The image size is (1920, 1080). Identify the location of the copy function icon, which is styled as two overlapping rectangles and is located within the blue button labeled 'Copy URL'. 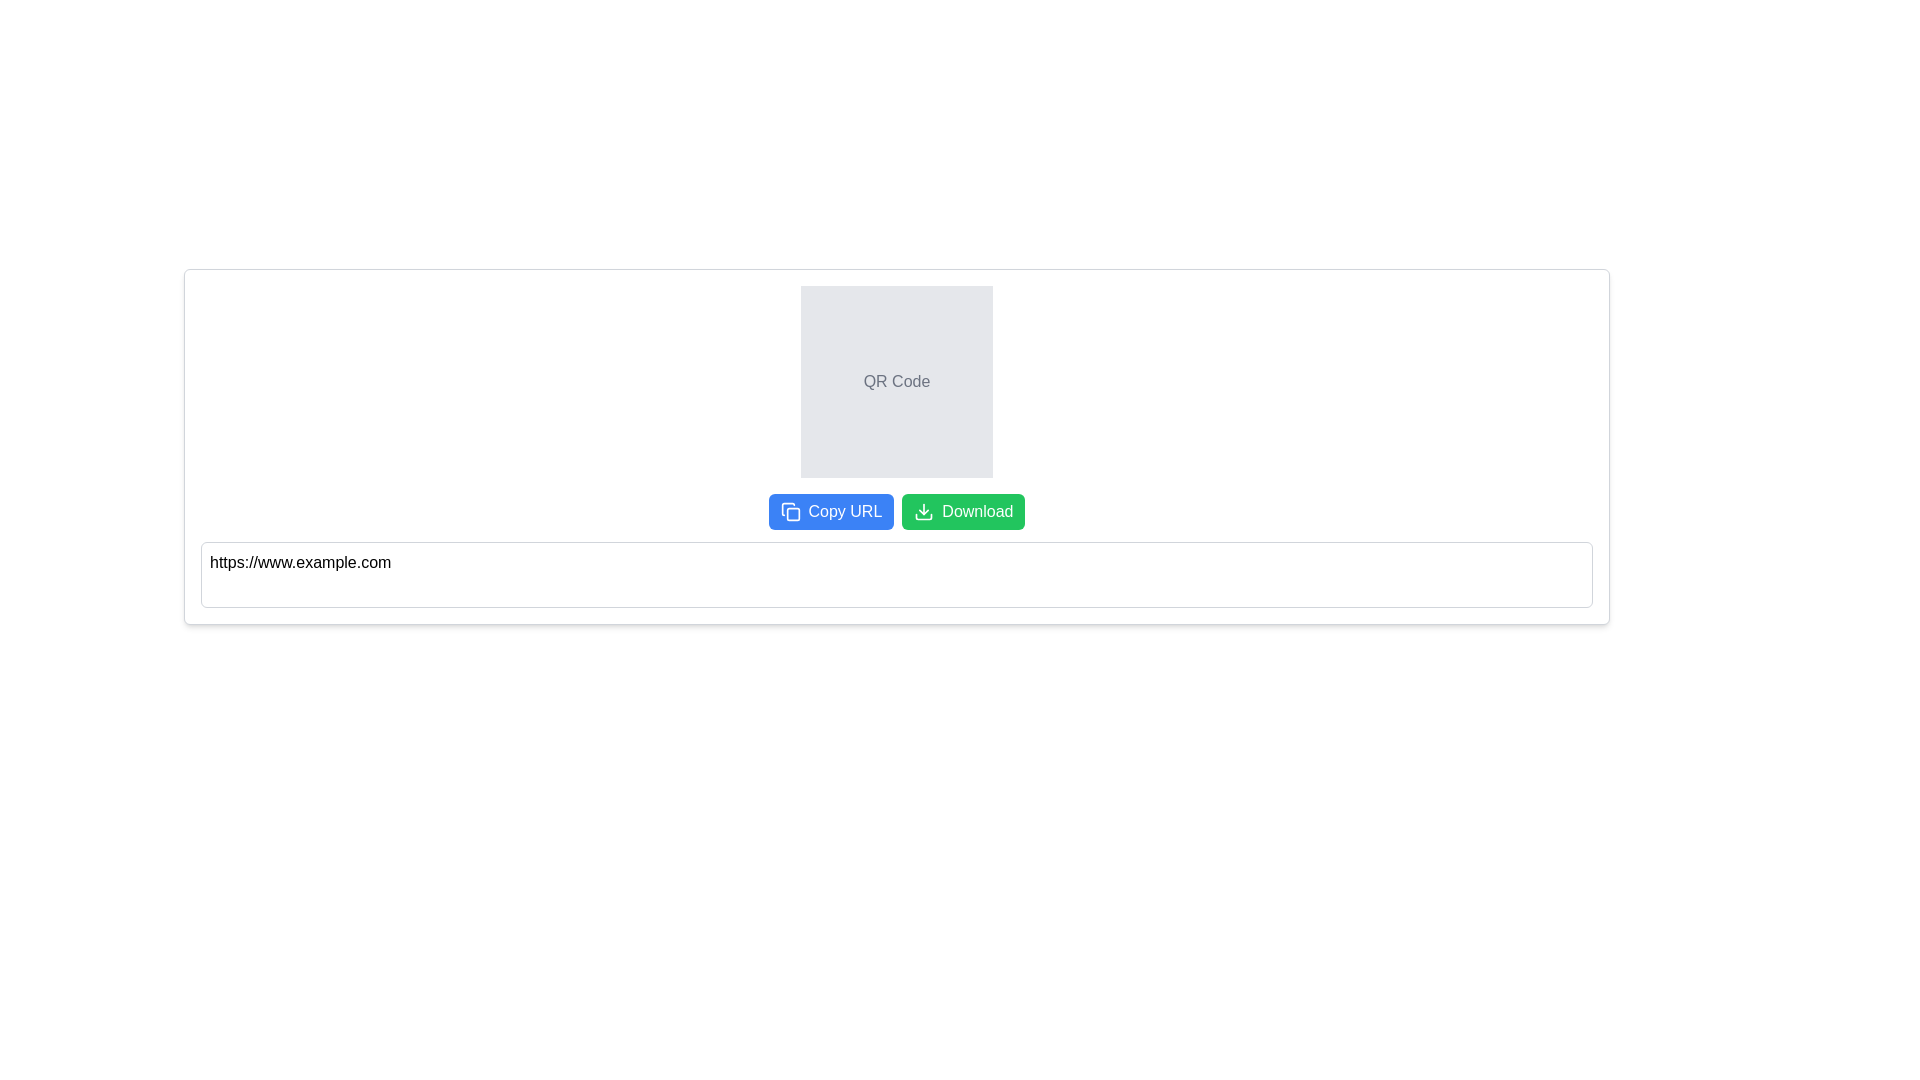
(789, 511).